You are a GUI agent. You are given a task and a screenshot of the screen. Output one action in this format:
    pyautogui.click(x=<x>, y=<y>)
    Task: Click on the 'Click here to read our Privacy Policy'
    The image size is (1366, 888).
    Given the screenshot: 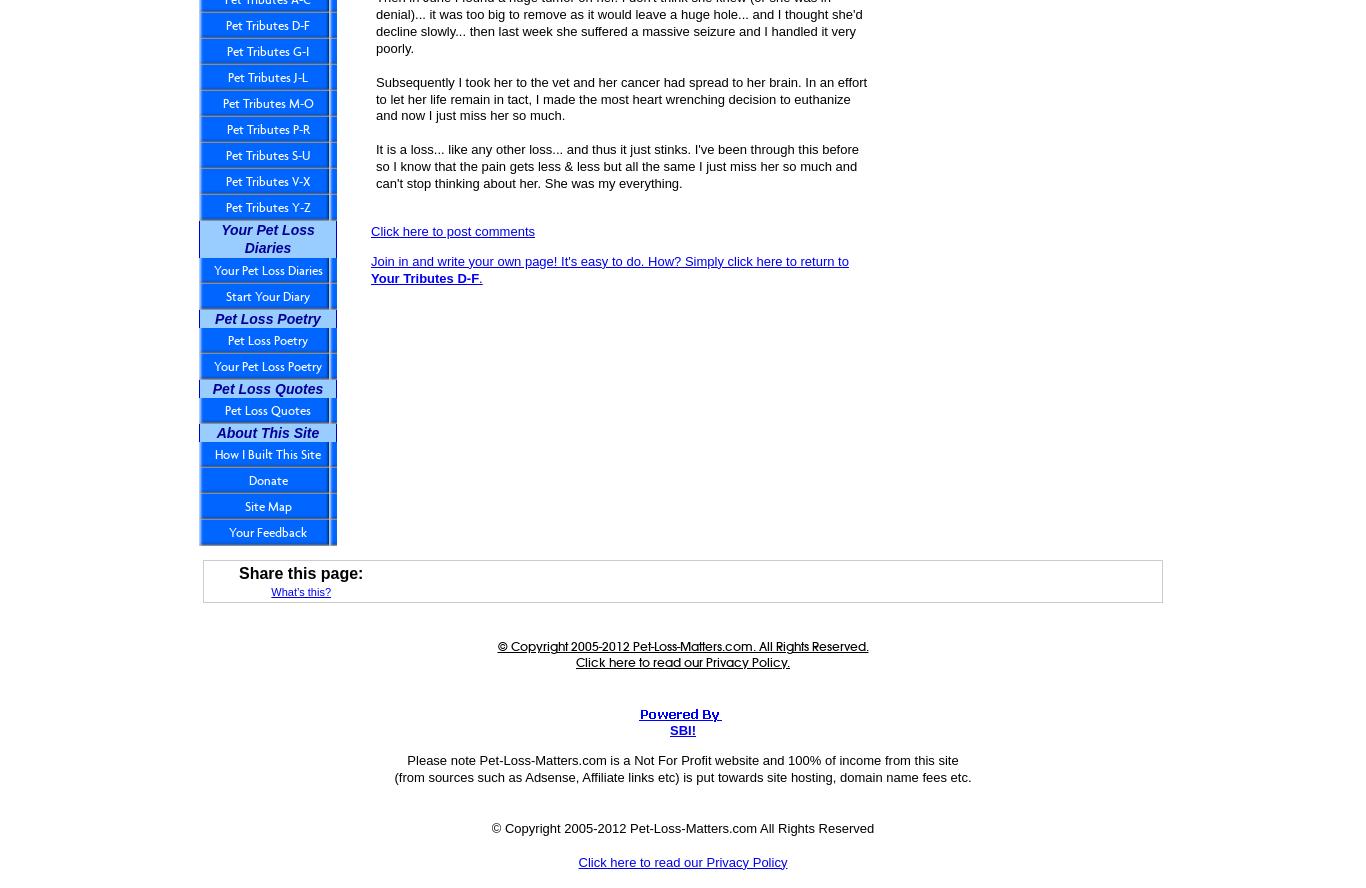 What is the action you would take?
    pyautogui.click(x=681, y=860)
    